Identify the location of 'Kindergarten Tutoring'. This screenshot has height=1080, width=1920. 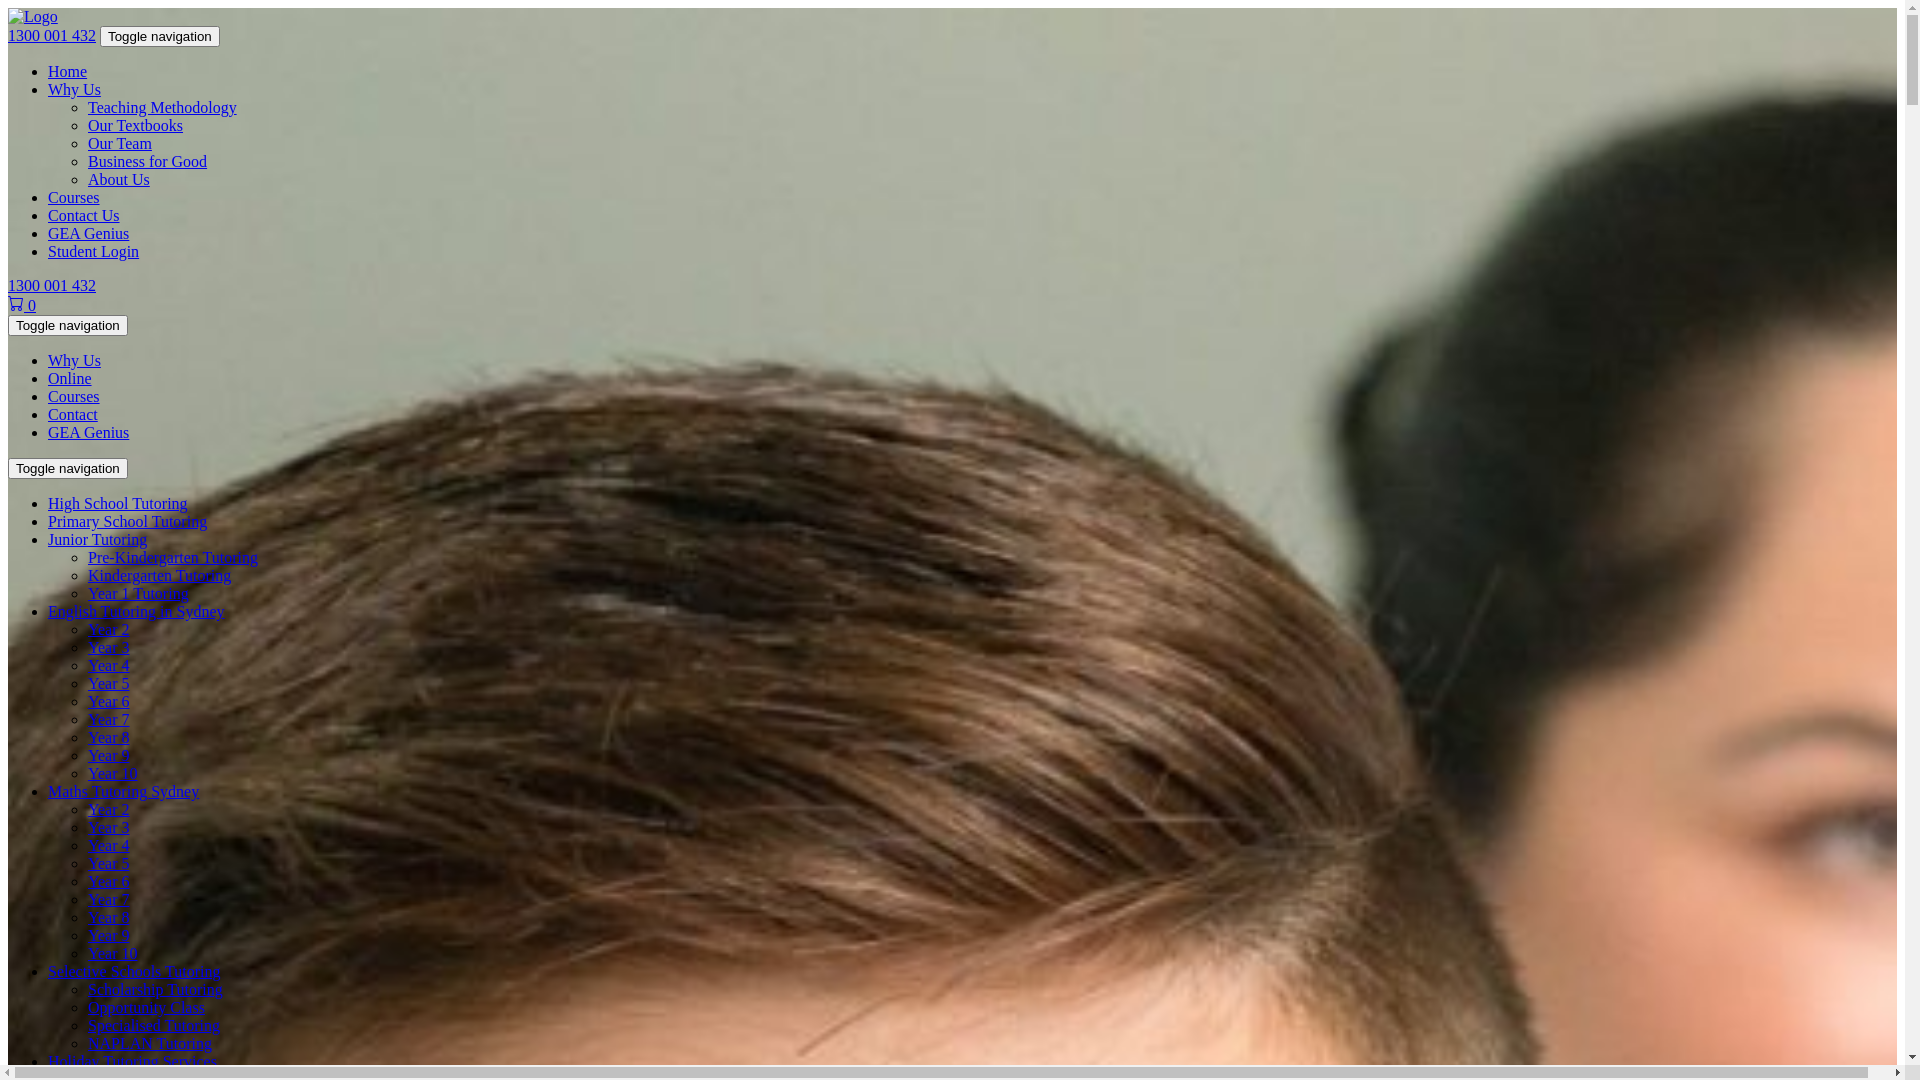
(86, 575).